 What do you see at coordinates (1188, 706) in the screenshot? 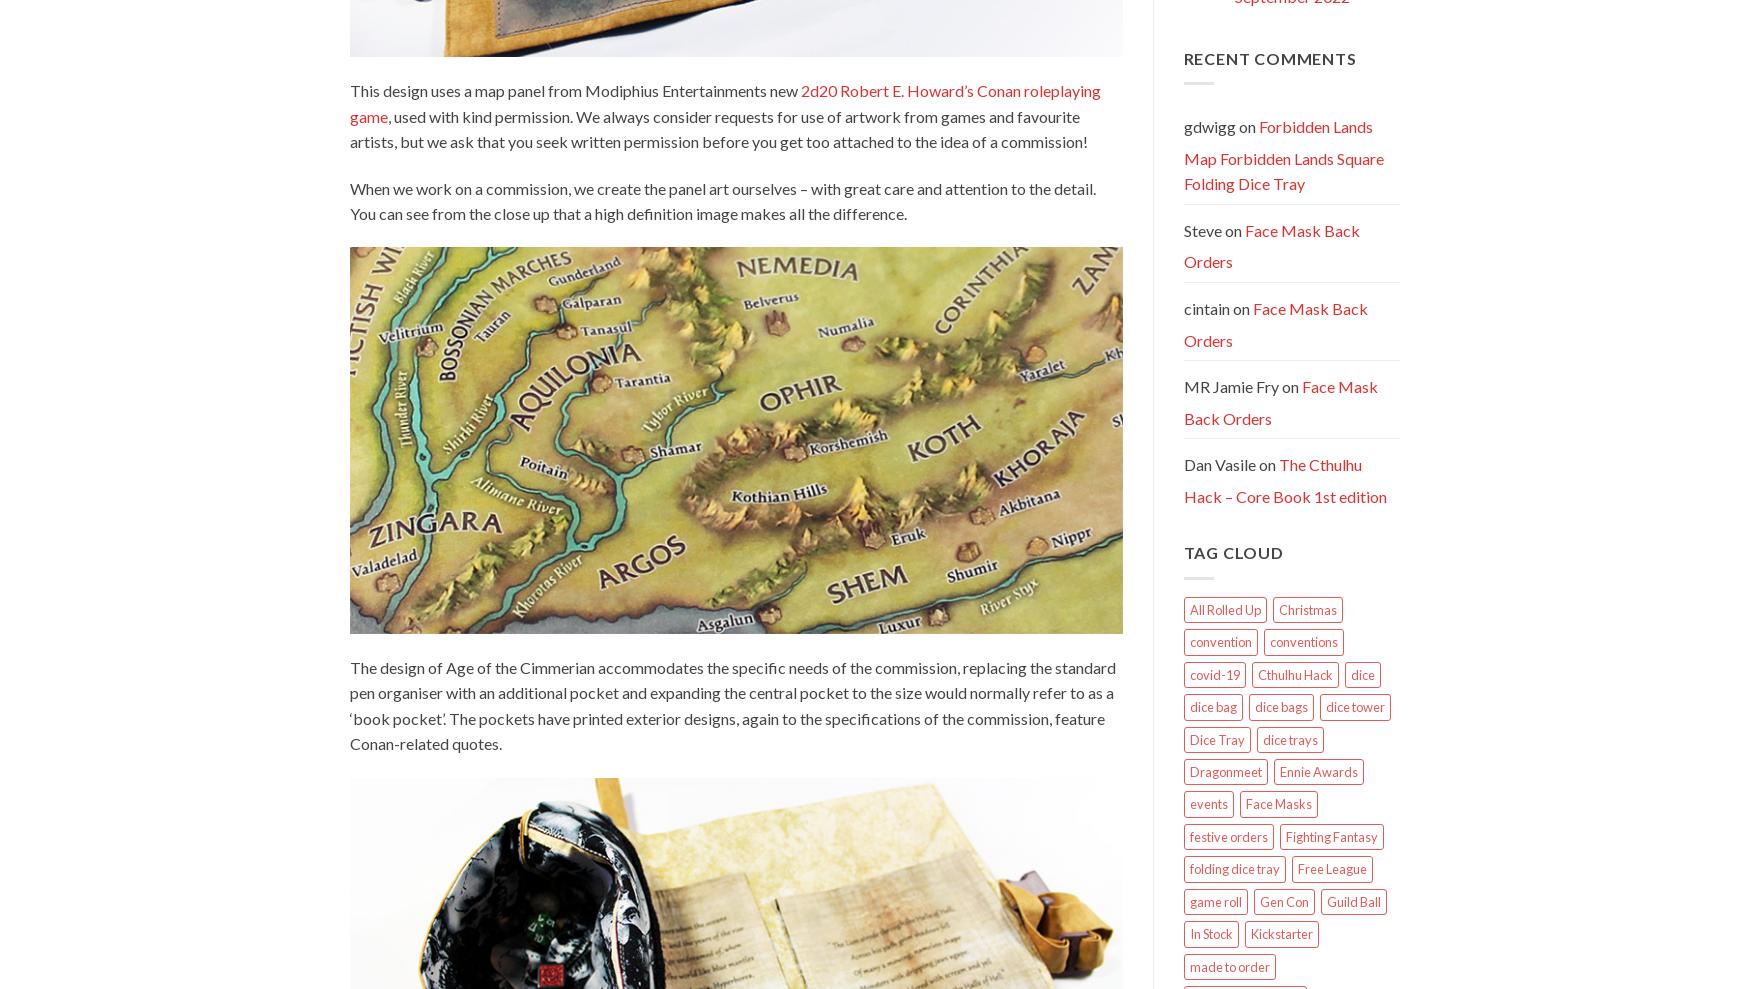
I see `'dice bag'` at bounding box center [1188, 706].